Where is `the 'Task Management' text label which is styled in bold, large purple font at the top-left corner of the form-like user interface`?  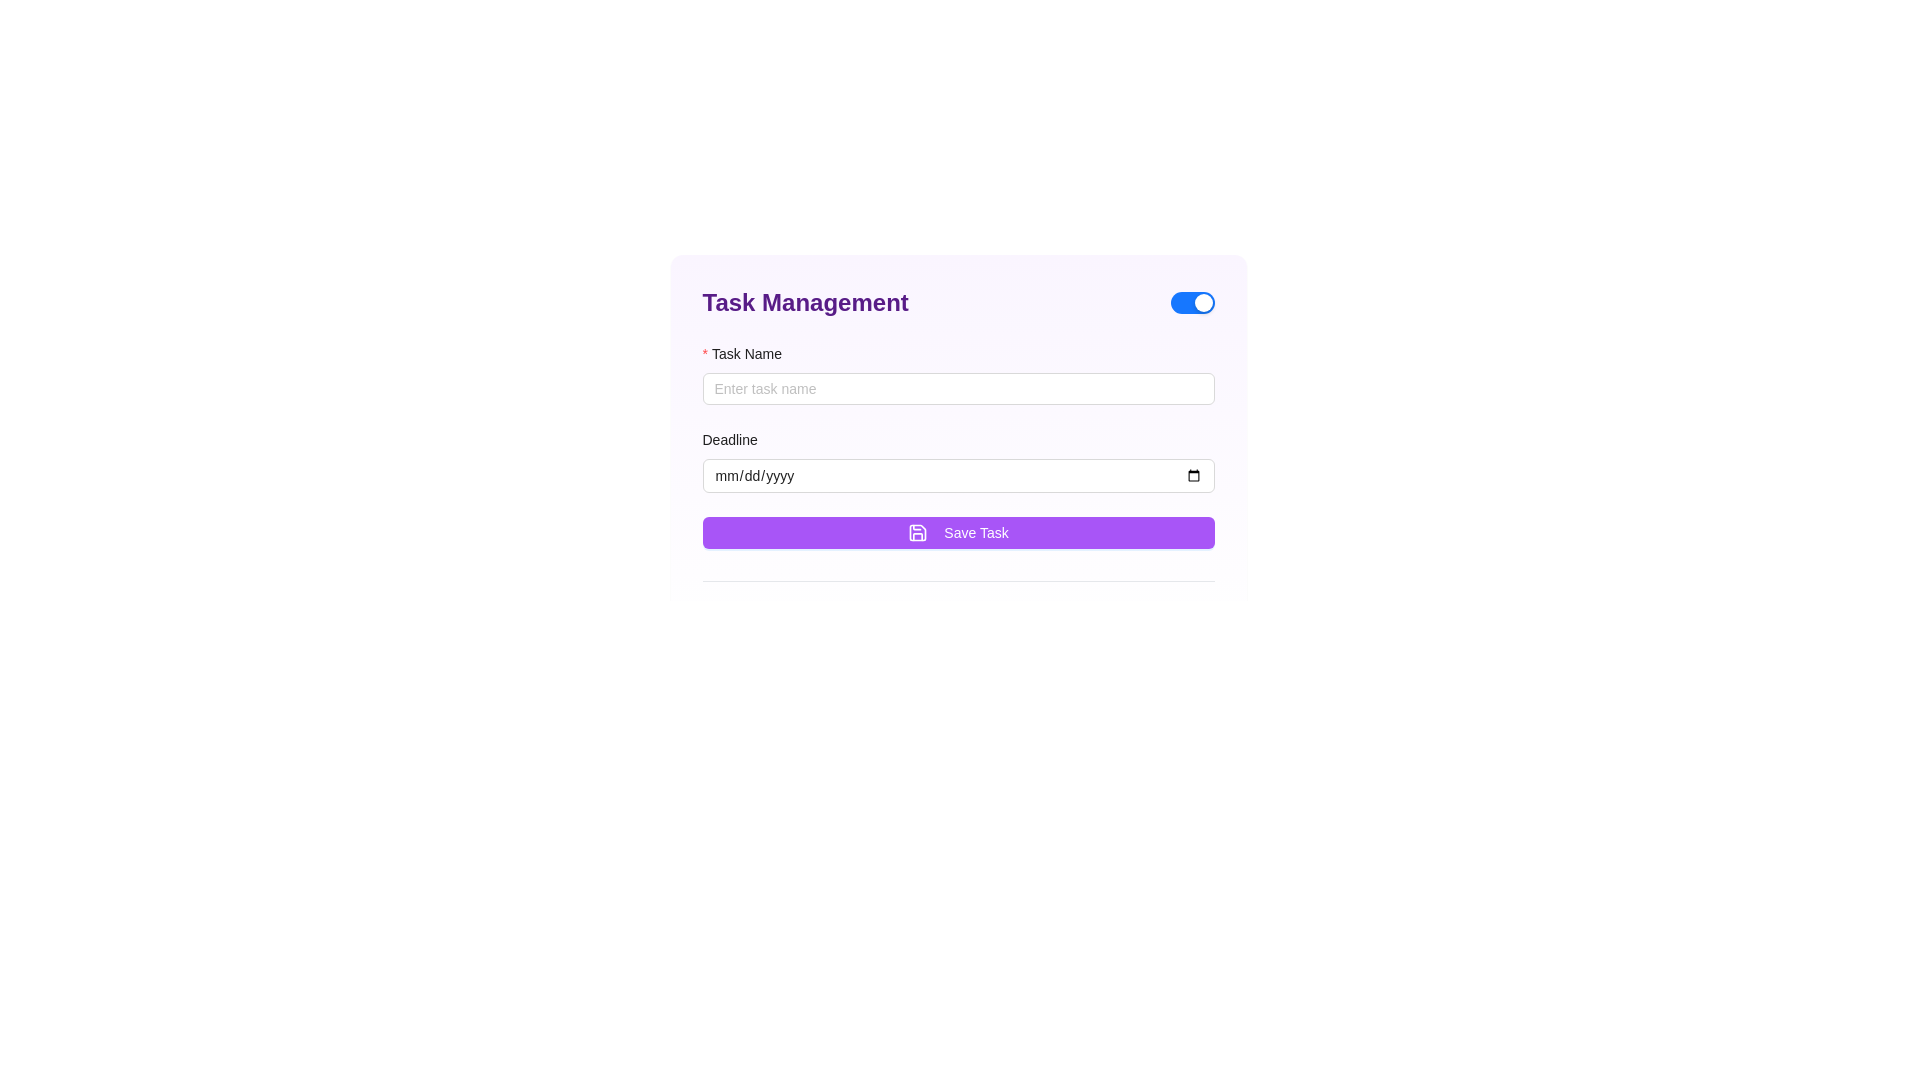
the 'Task Management' text label which is styled in bold, large purple font at the top-left corner of the form-like user interface is located at coordinates (805, 303).